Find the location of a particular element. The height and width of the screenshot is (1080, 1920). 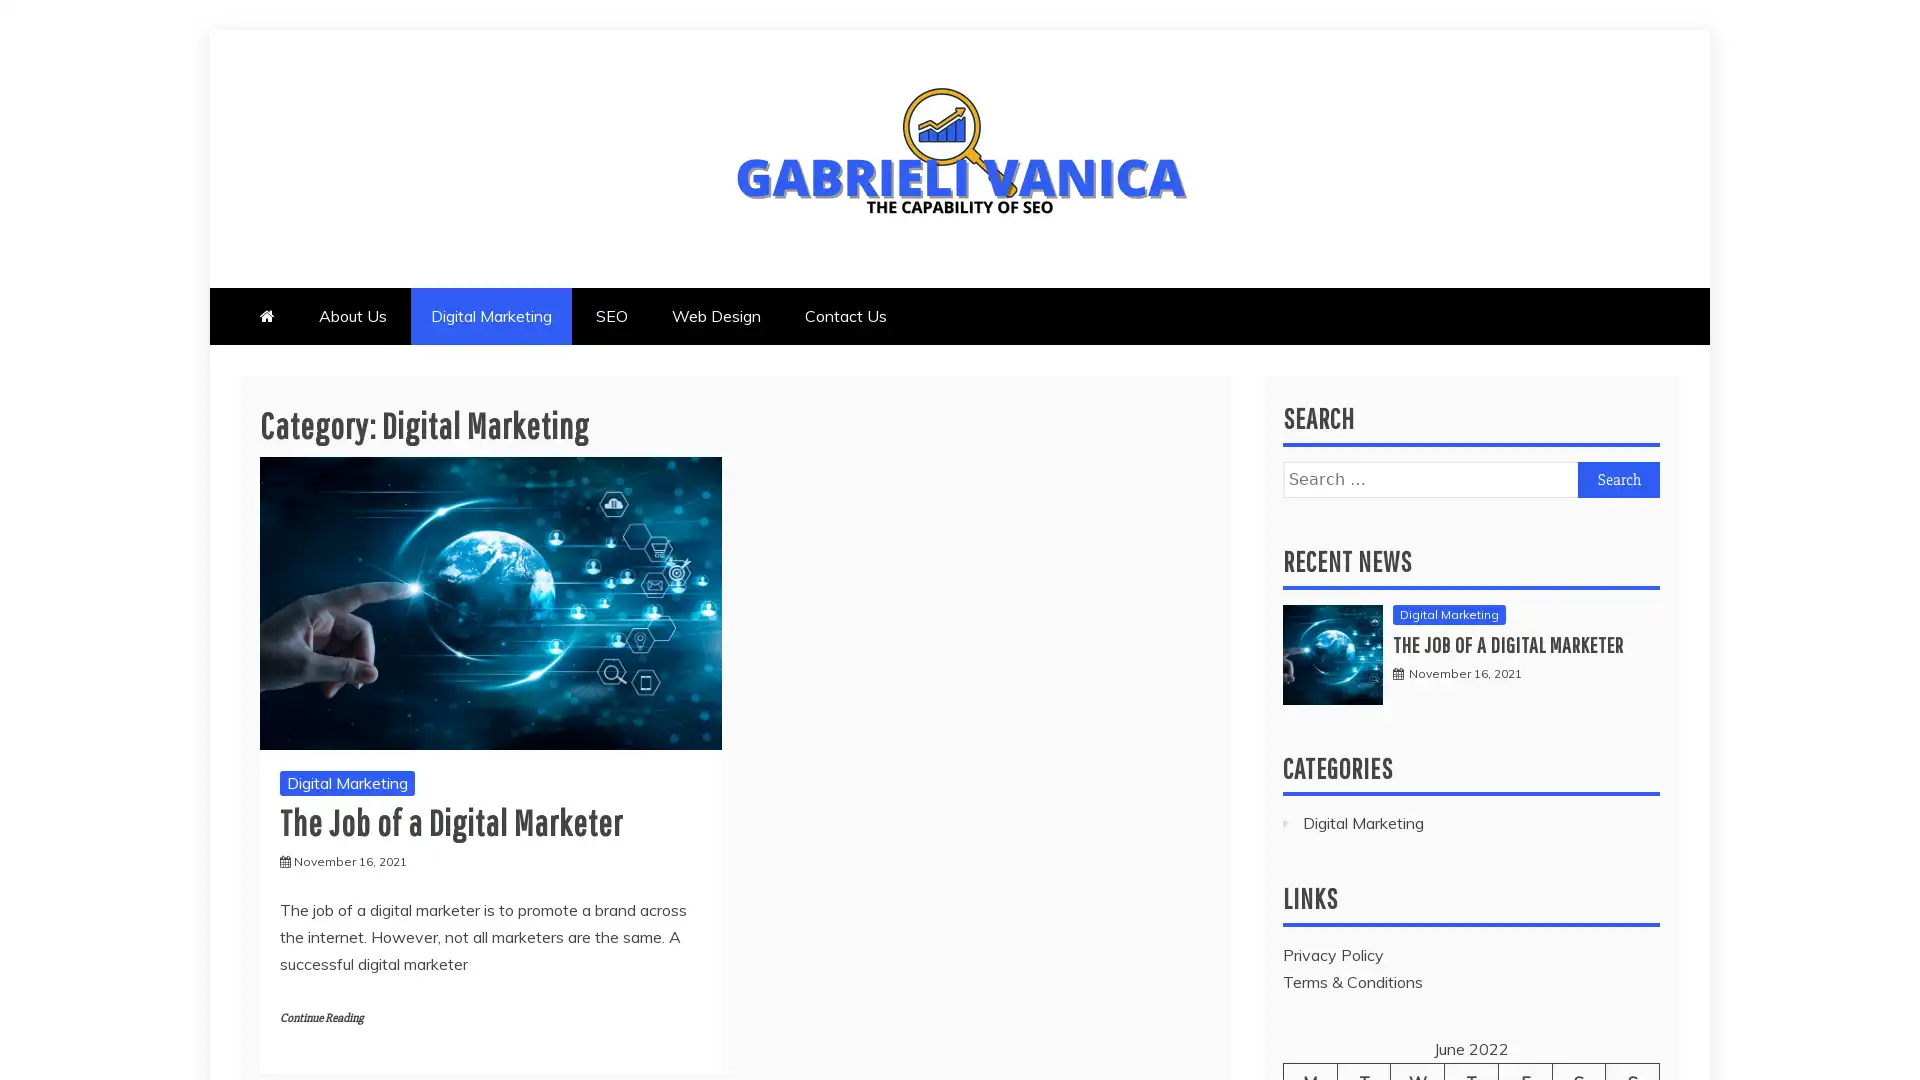

Search is located at coordinates (1618, 478).